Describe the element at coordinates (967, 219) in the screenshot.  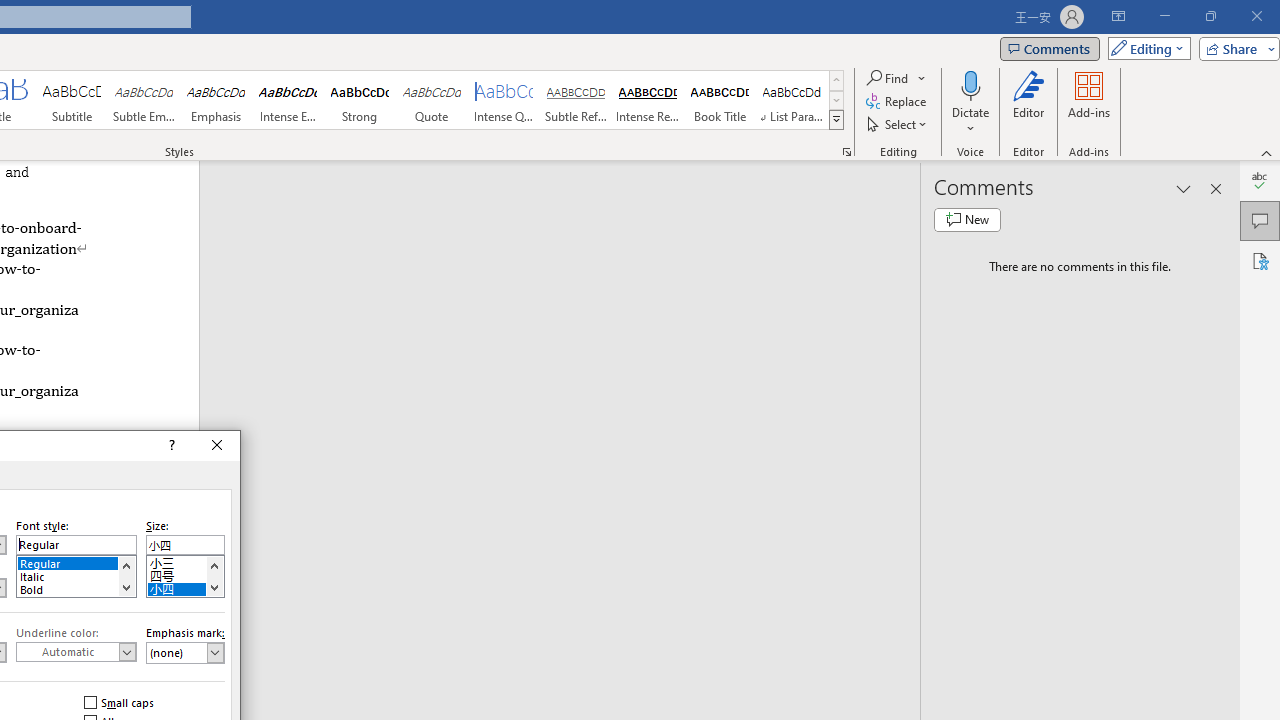
I see `'New comment'` at that location.